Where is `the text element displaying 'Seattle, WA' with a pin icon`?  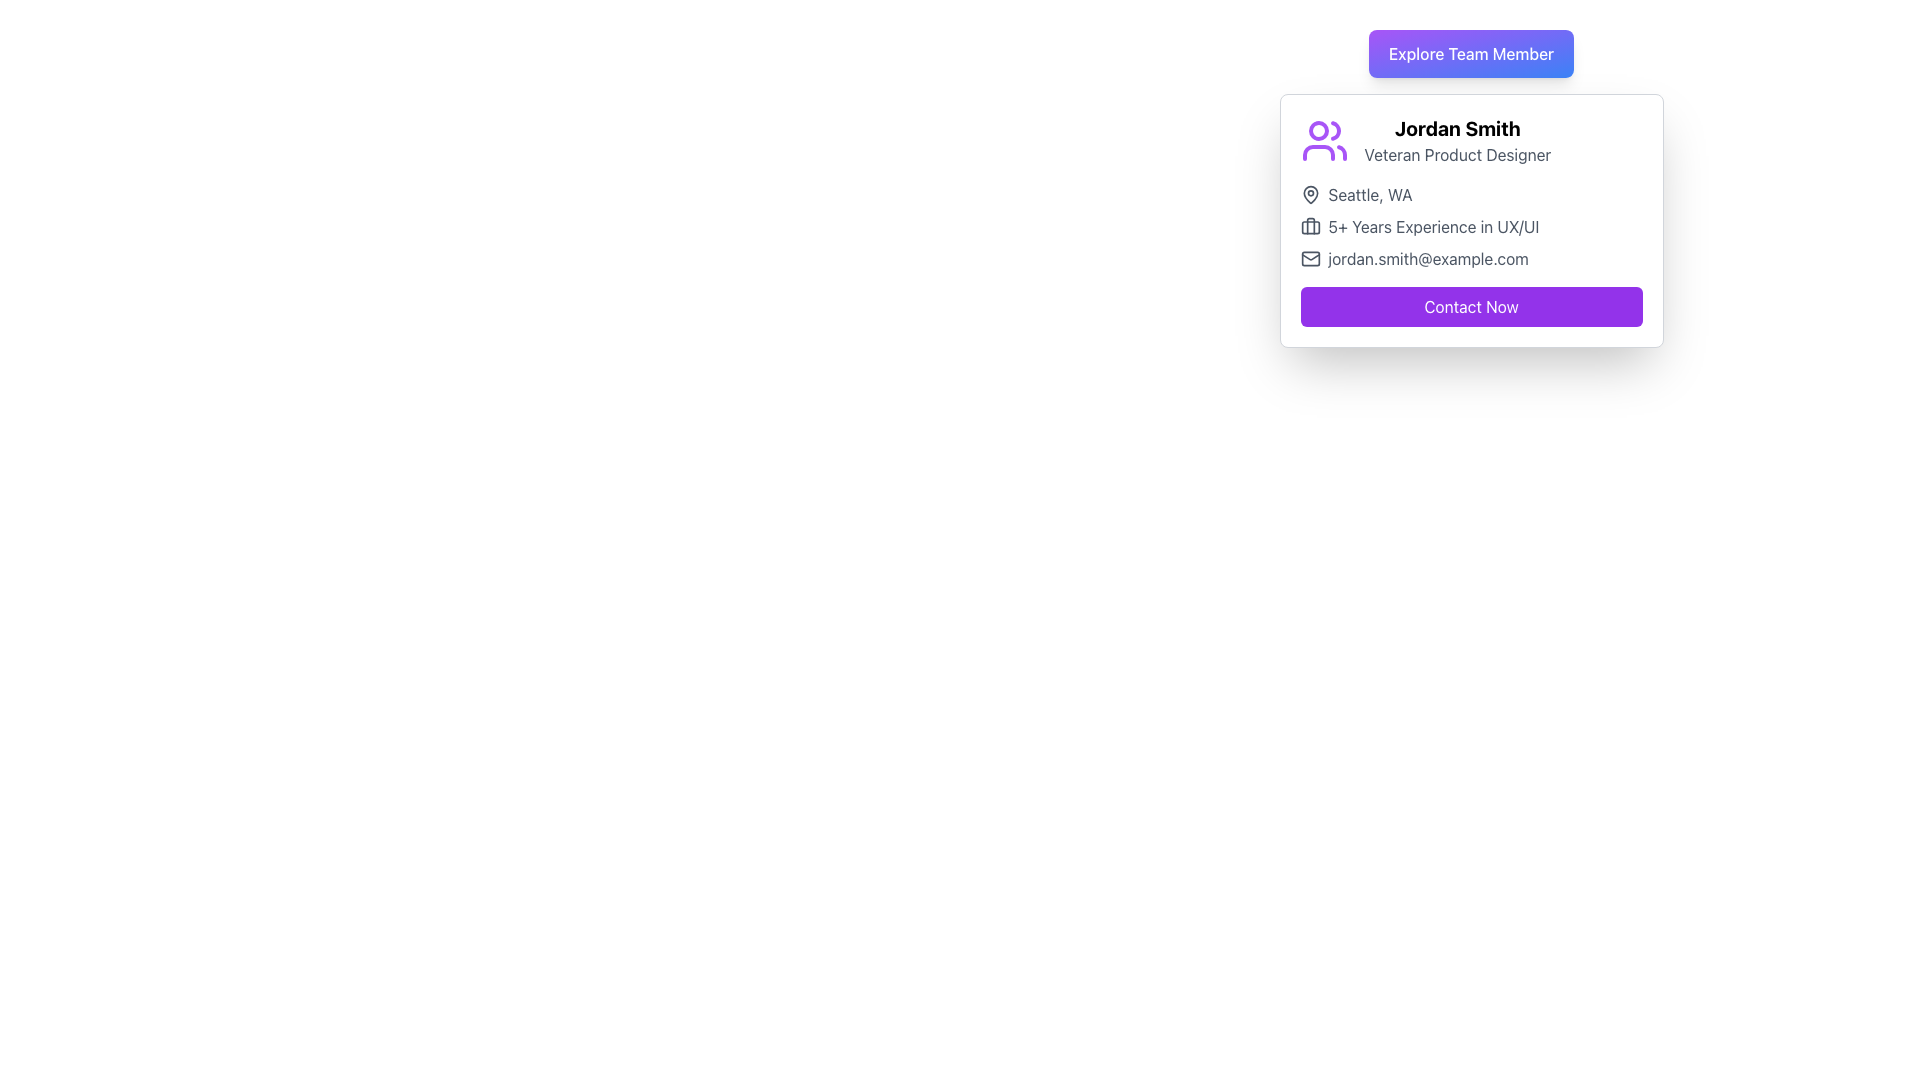 the text element displaying 'Seattle, WA' with a pin icon is located at coordinates (1471, 195).